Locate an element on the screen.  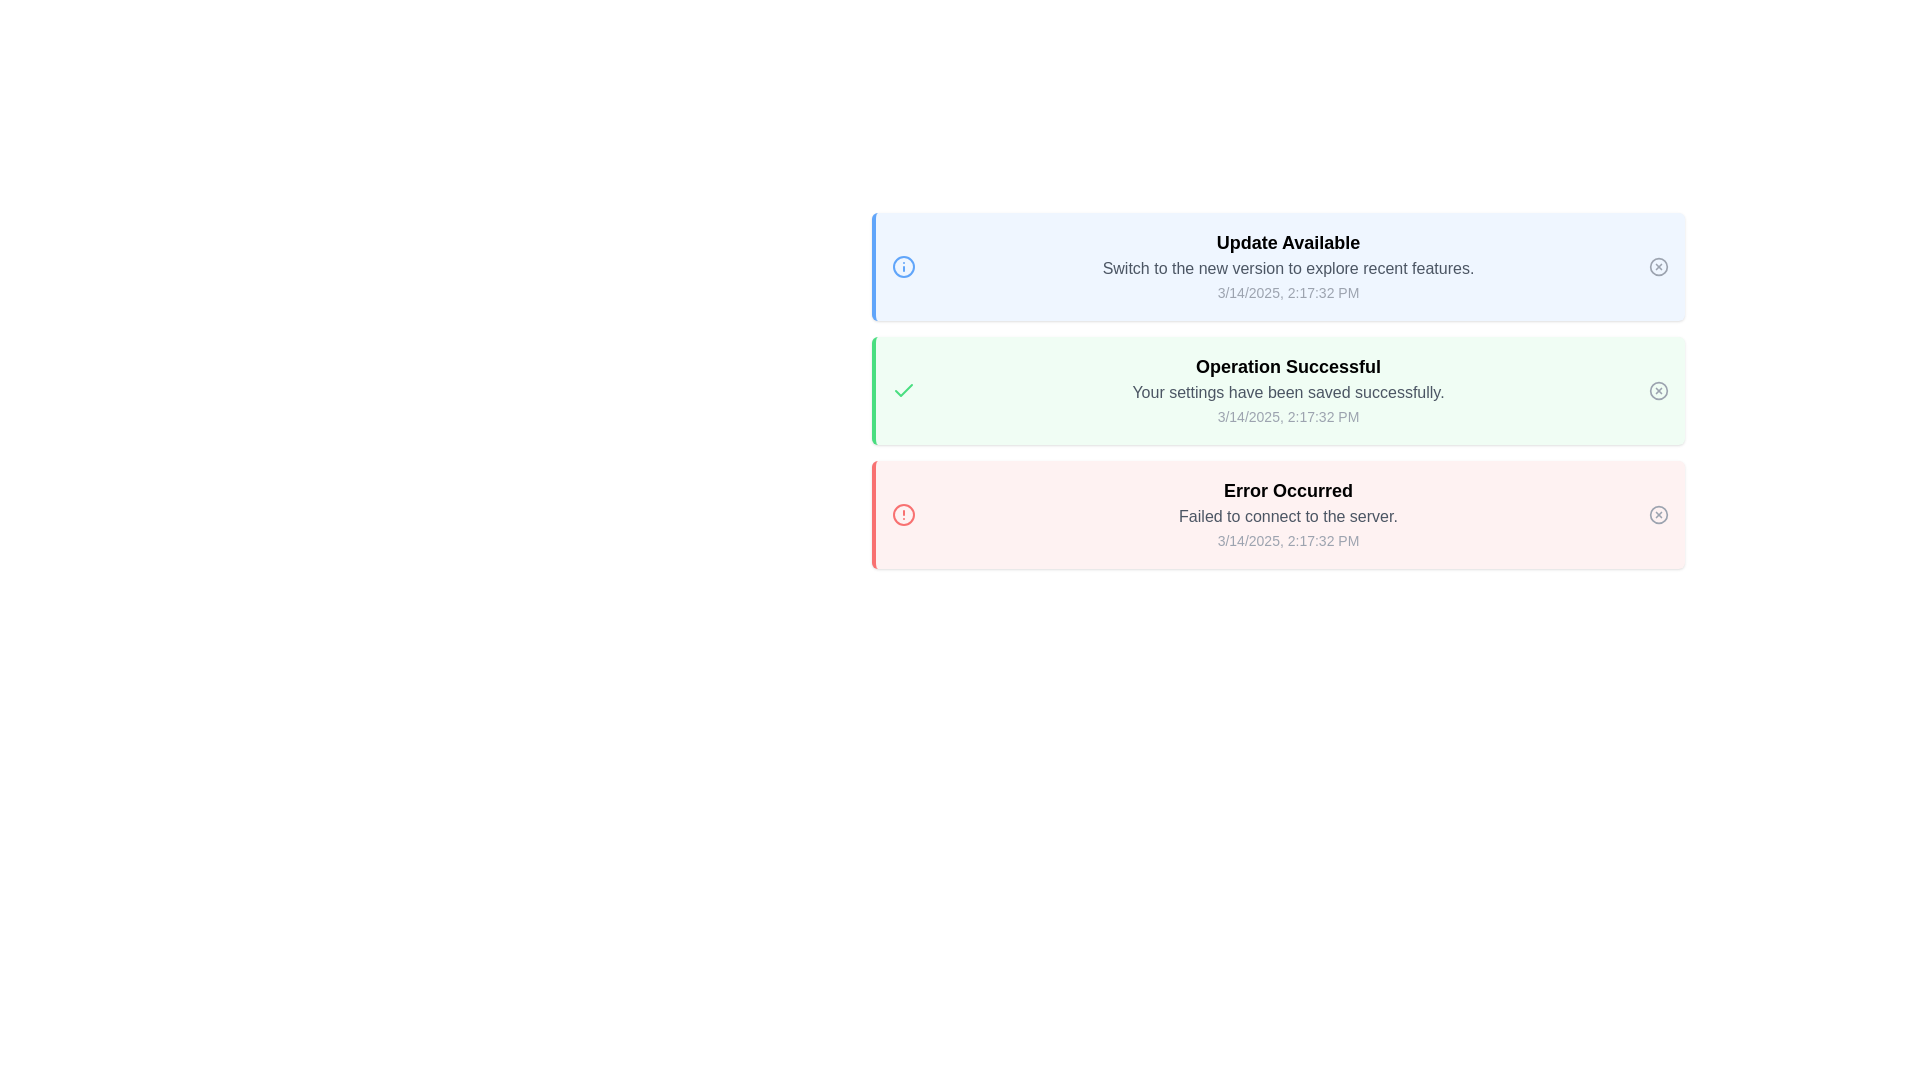
the Circle SVG graphics component that is part of the cancel icon, located on the right side of the green notification box labeled 'Operation Successful.' is located at coordinates (1659, 390).